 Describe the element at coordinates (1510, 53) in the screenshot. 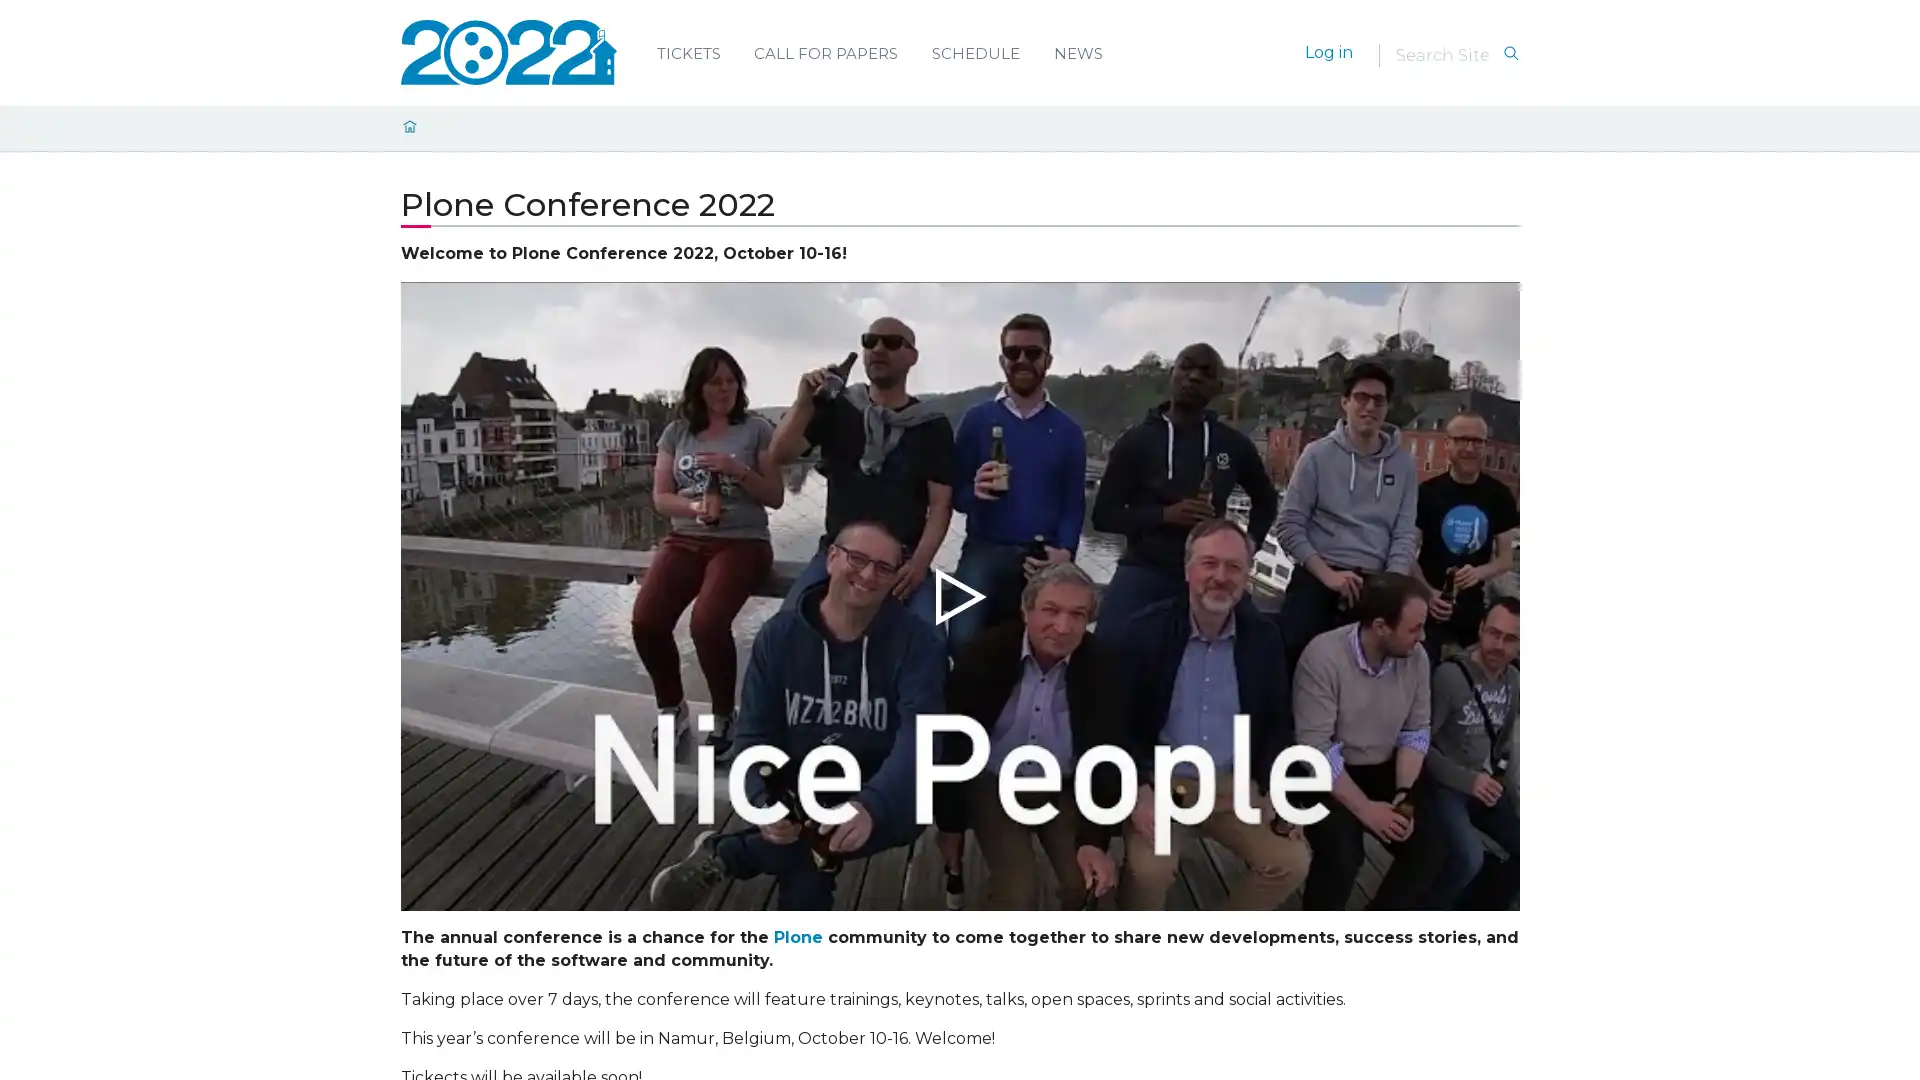

I see `Search` at that location.